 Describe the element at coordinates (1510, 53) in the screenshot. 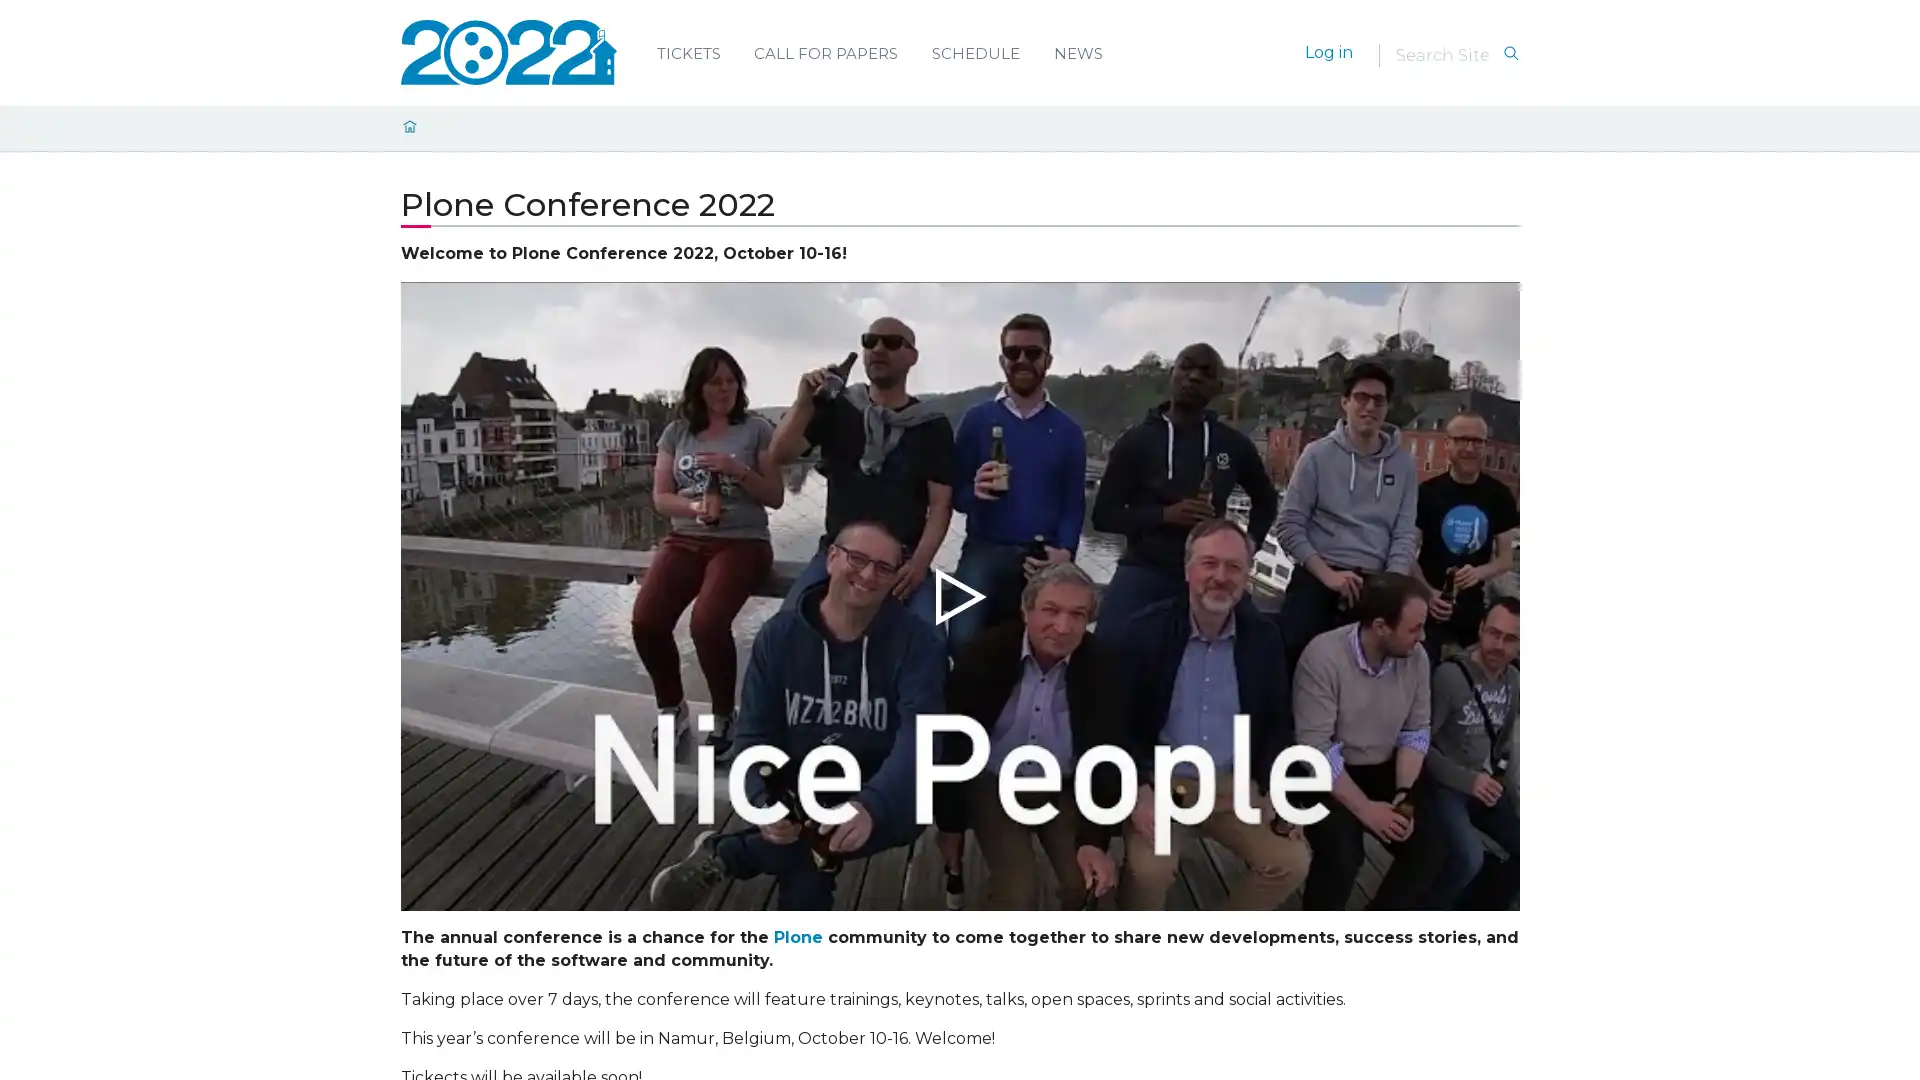

I see `Search` at that location.